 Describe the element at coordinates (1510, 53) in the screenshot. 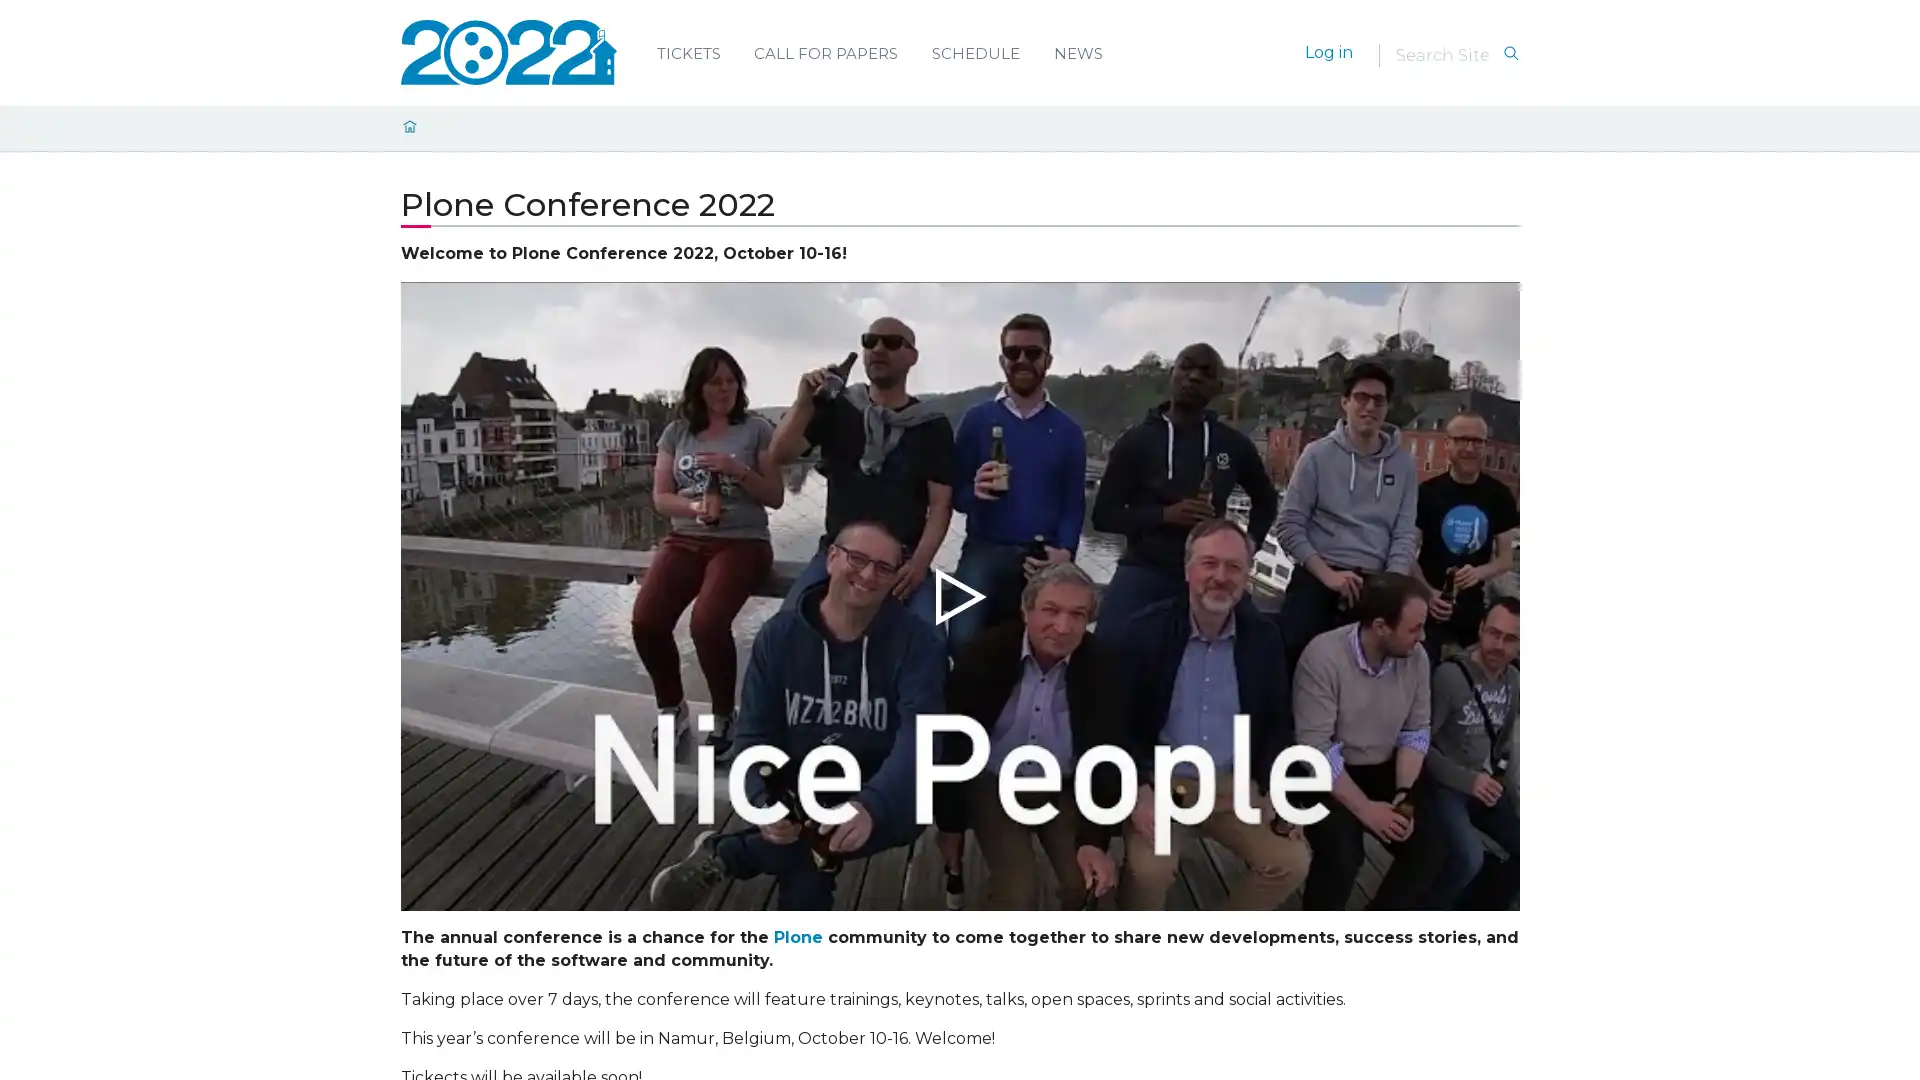

I see `Search` at that location.